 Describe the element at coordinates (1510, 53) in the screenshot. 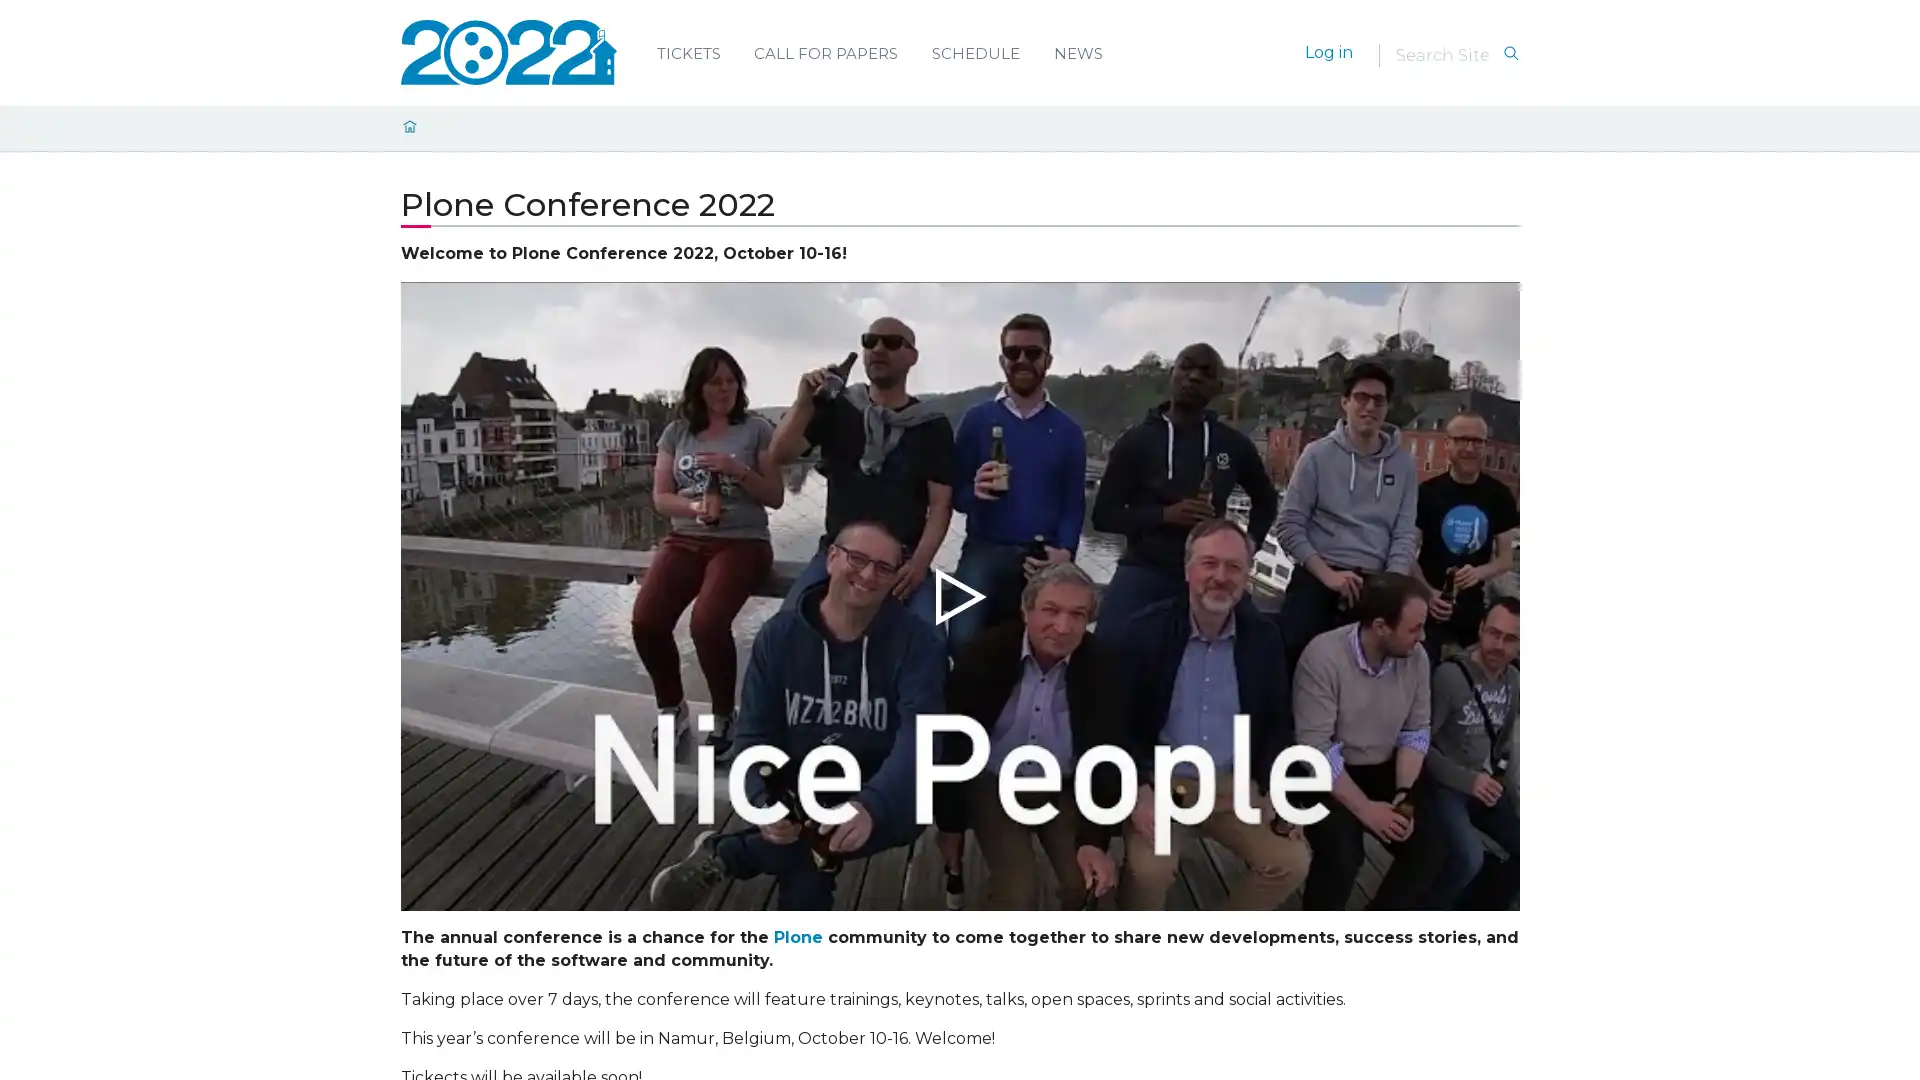

I see `Search` at that location.